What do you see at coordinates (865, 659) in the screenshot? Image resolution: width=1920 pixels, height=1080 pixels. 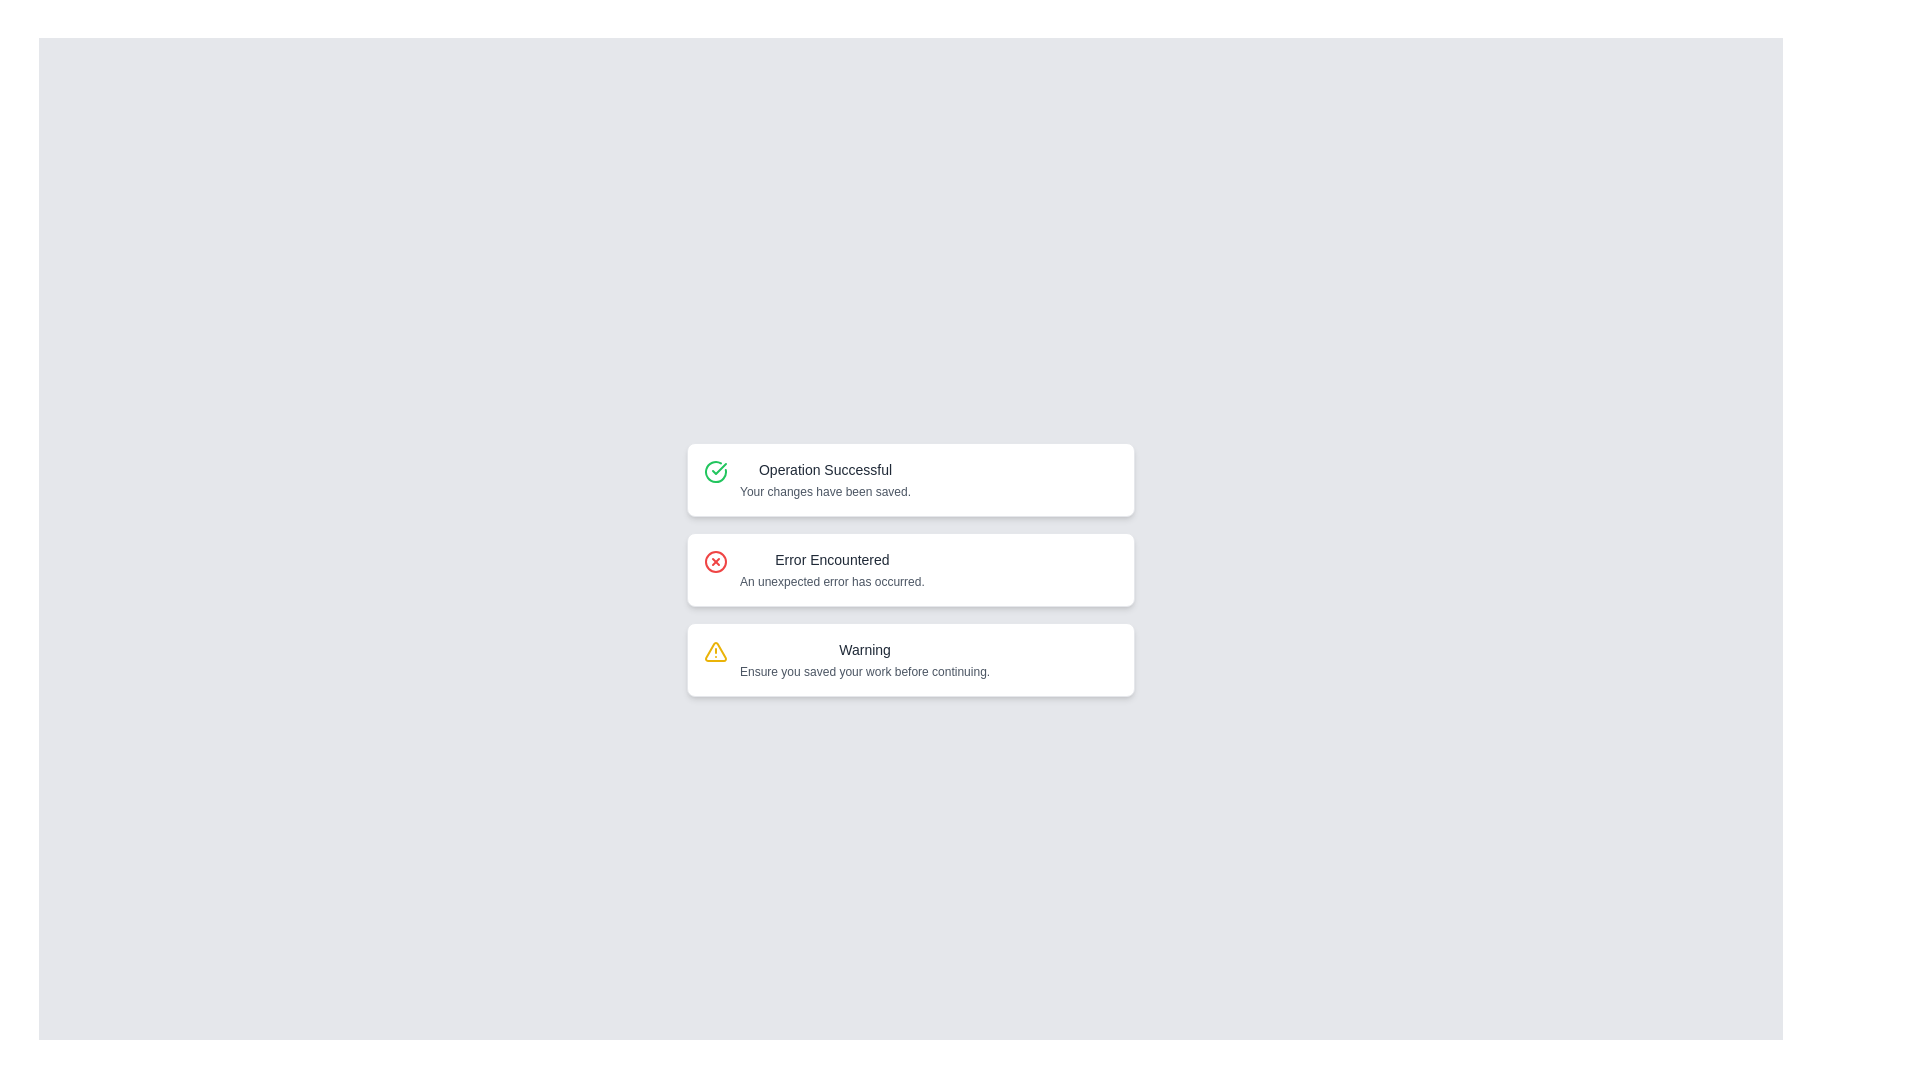 I see `the warning notification that emphasizes the need to save work, which is the third notification in a vertically stacked list` at bounding box center [865, 659].